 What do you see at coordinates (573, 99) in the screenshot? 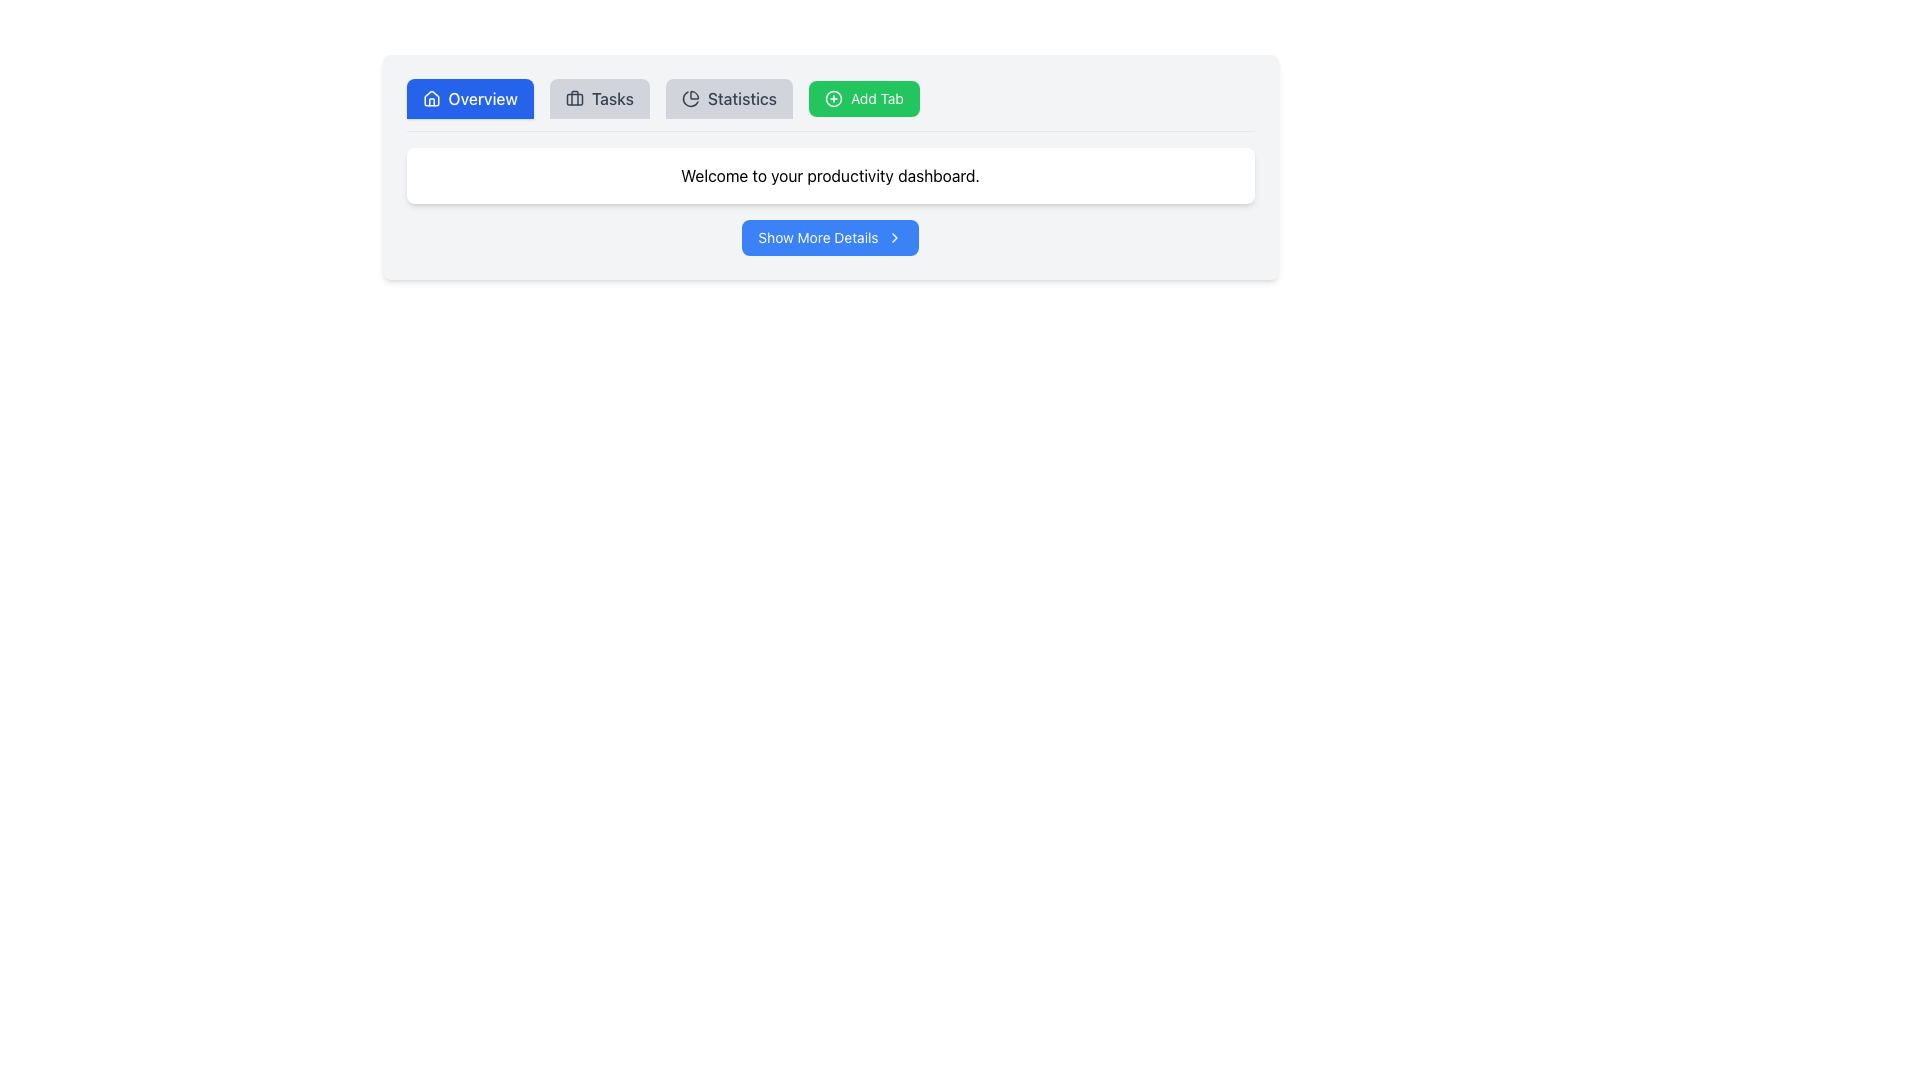
I see `the icon located to the left of the 'Tasks' button in the top navigation bar` at bounding box center [573, 99].